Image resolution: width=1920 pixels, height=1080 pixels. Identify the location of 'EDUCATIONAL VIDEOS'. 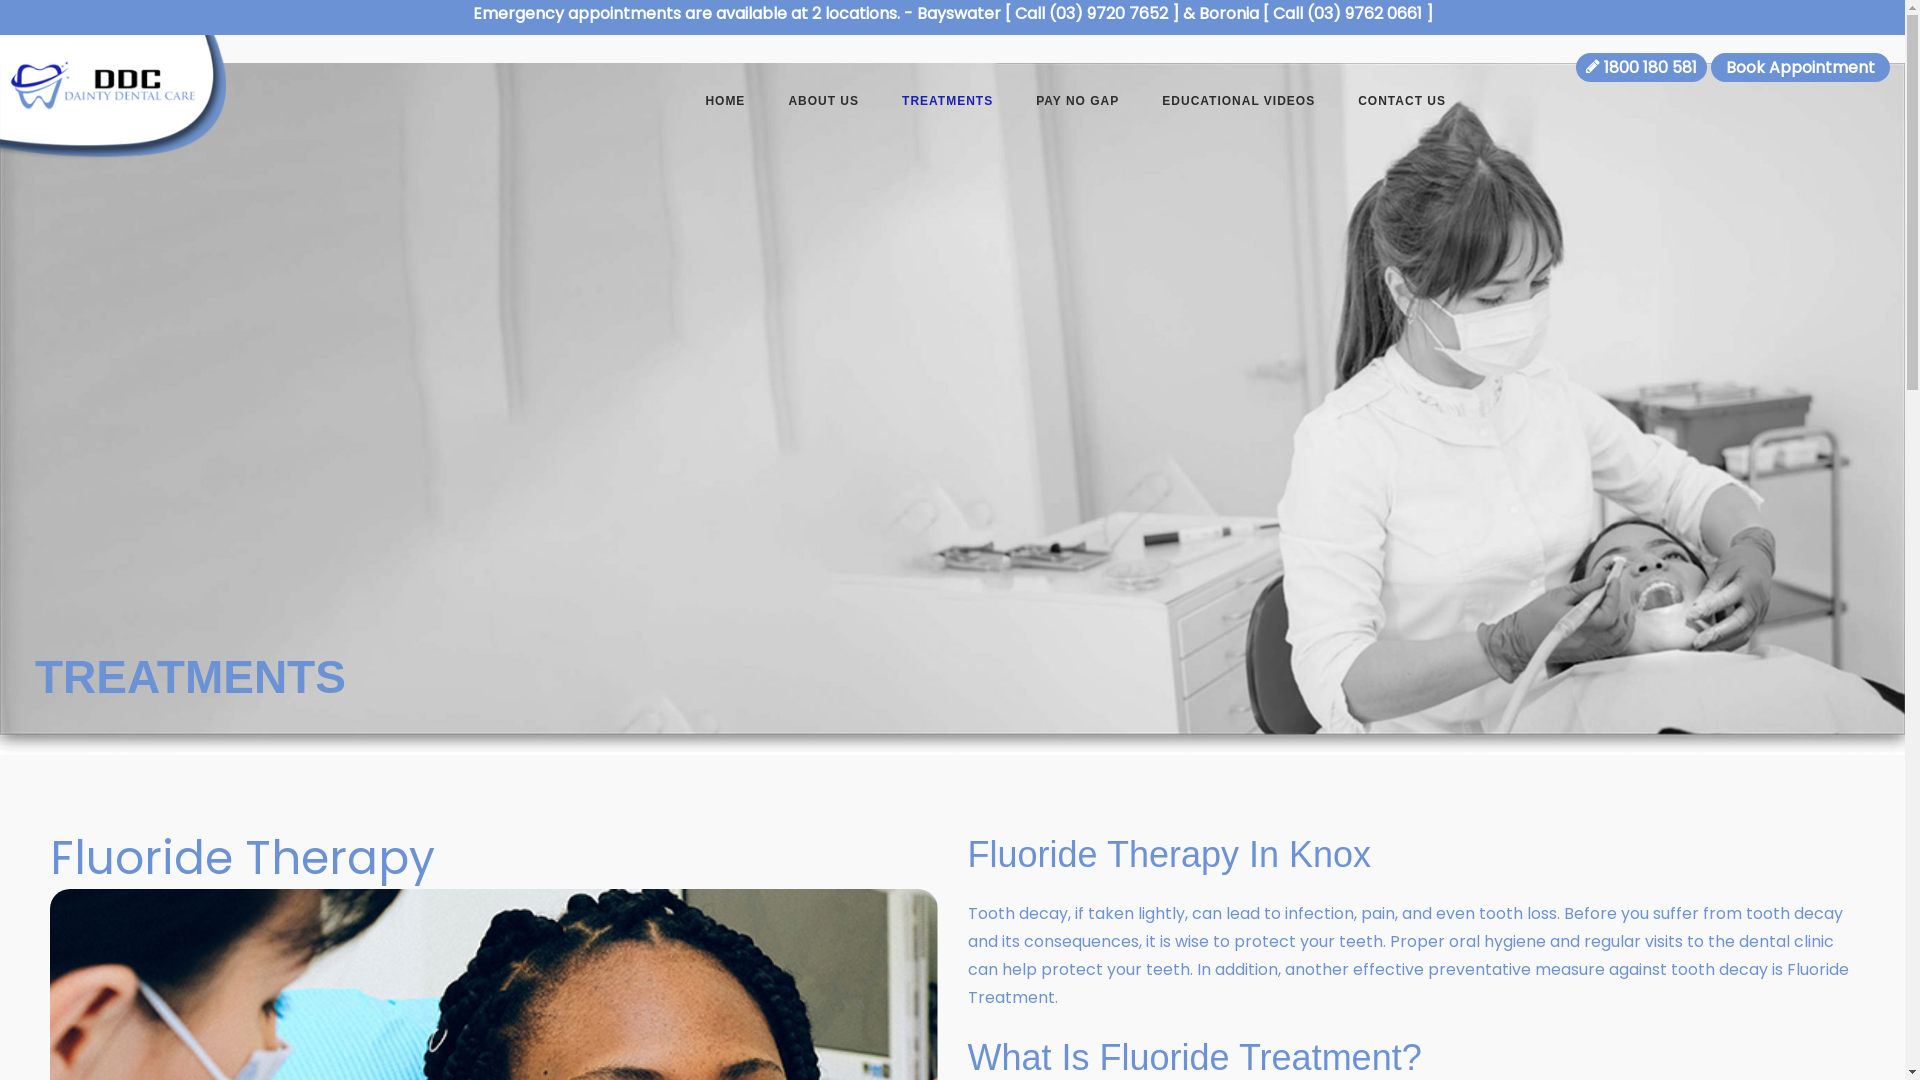
(1237, 103).